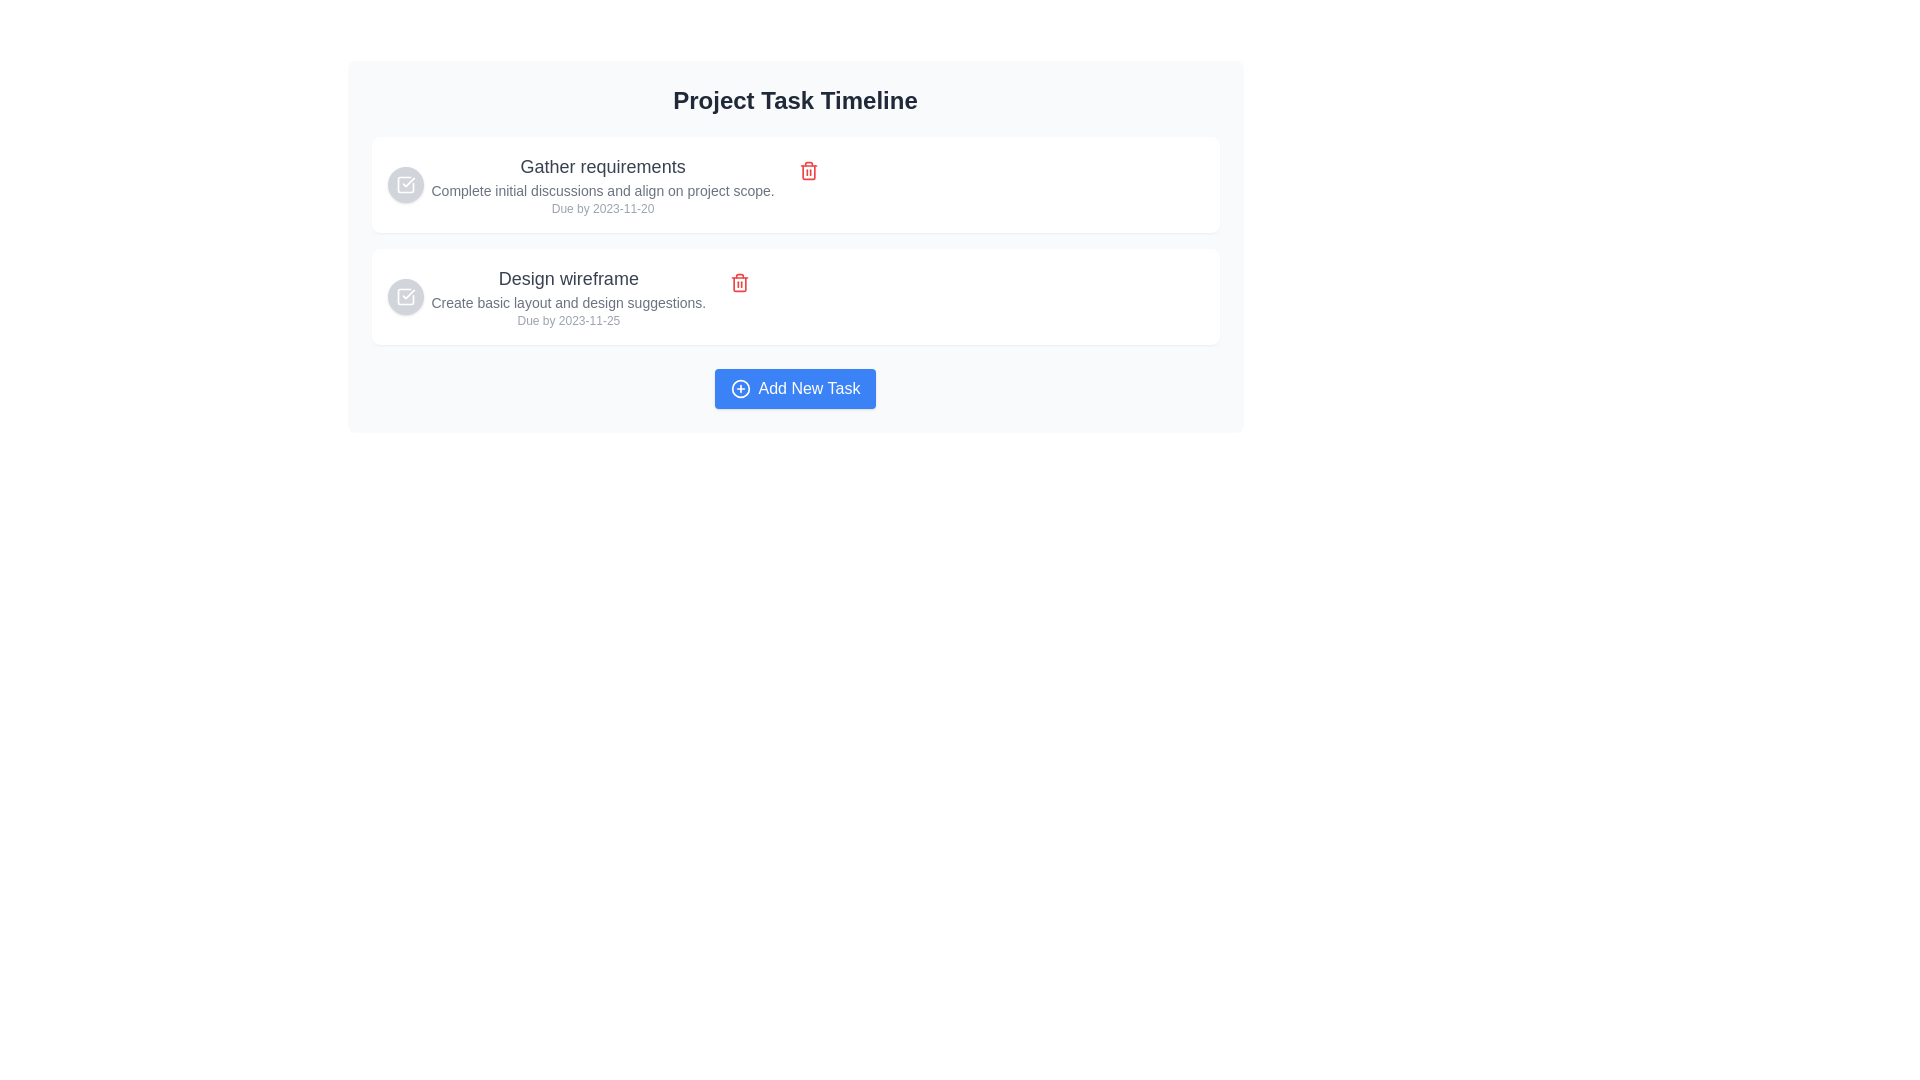 The width and height of the screenshot is (1920, 1080). I want to click on the Text Label that serves as the title for the first task in the project timeline interface, located above the task description and due date, so click(602, 165).